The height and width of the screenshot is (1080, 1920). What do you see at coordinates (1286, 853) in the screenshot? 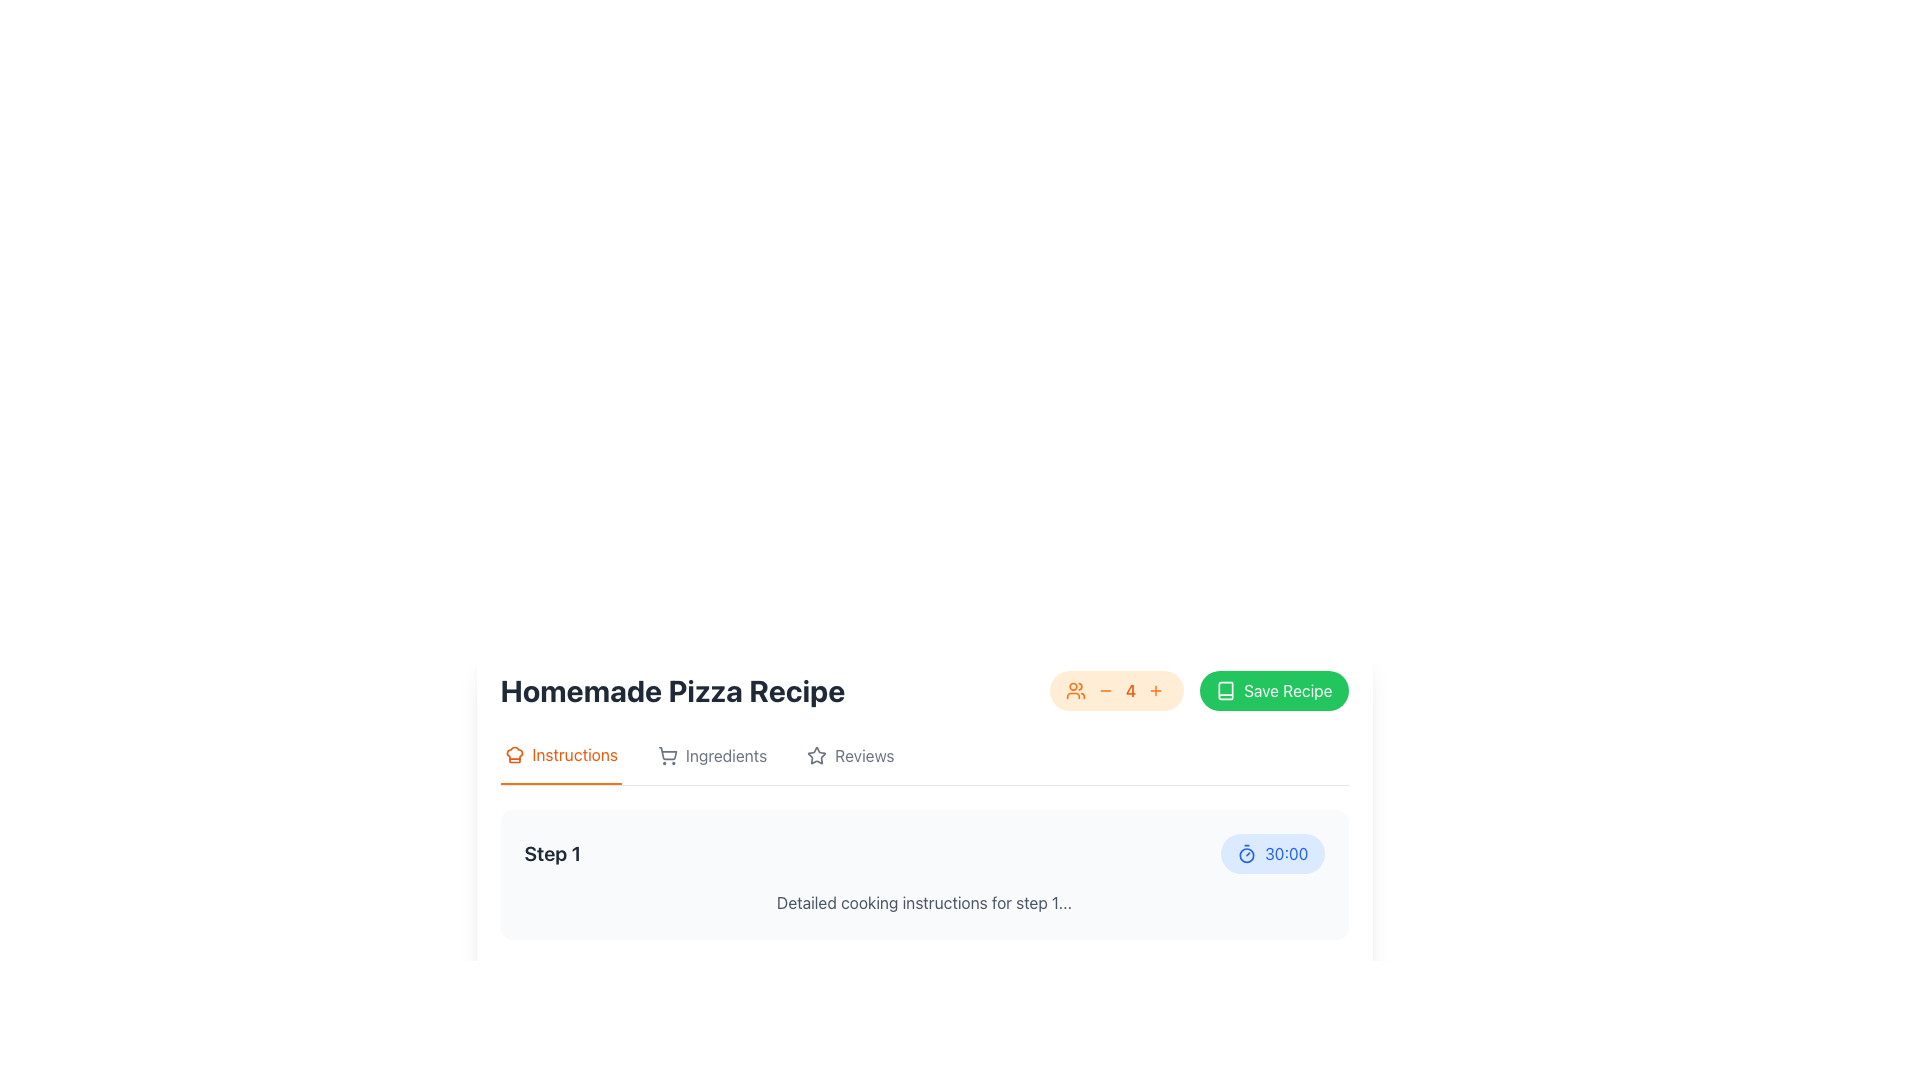
I see `displayed time from the blue text label '30:00' located in the bottom-right corner adjacent to the timer icon` at bounding box center [1286, 853].